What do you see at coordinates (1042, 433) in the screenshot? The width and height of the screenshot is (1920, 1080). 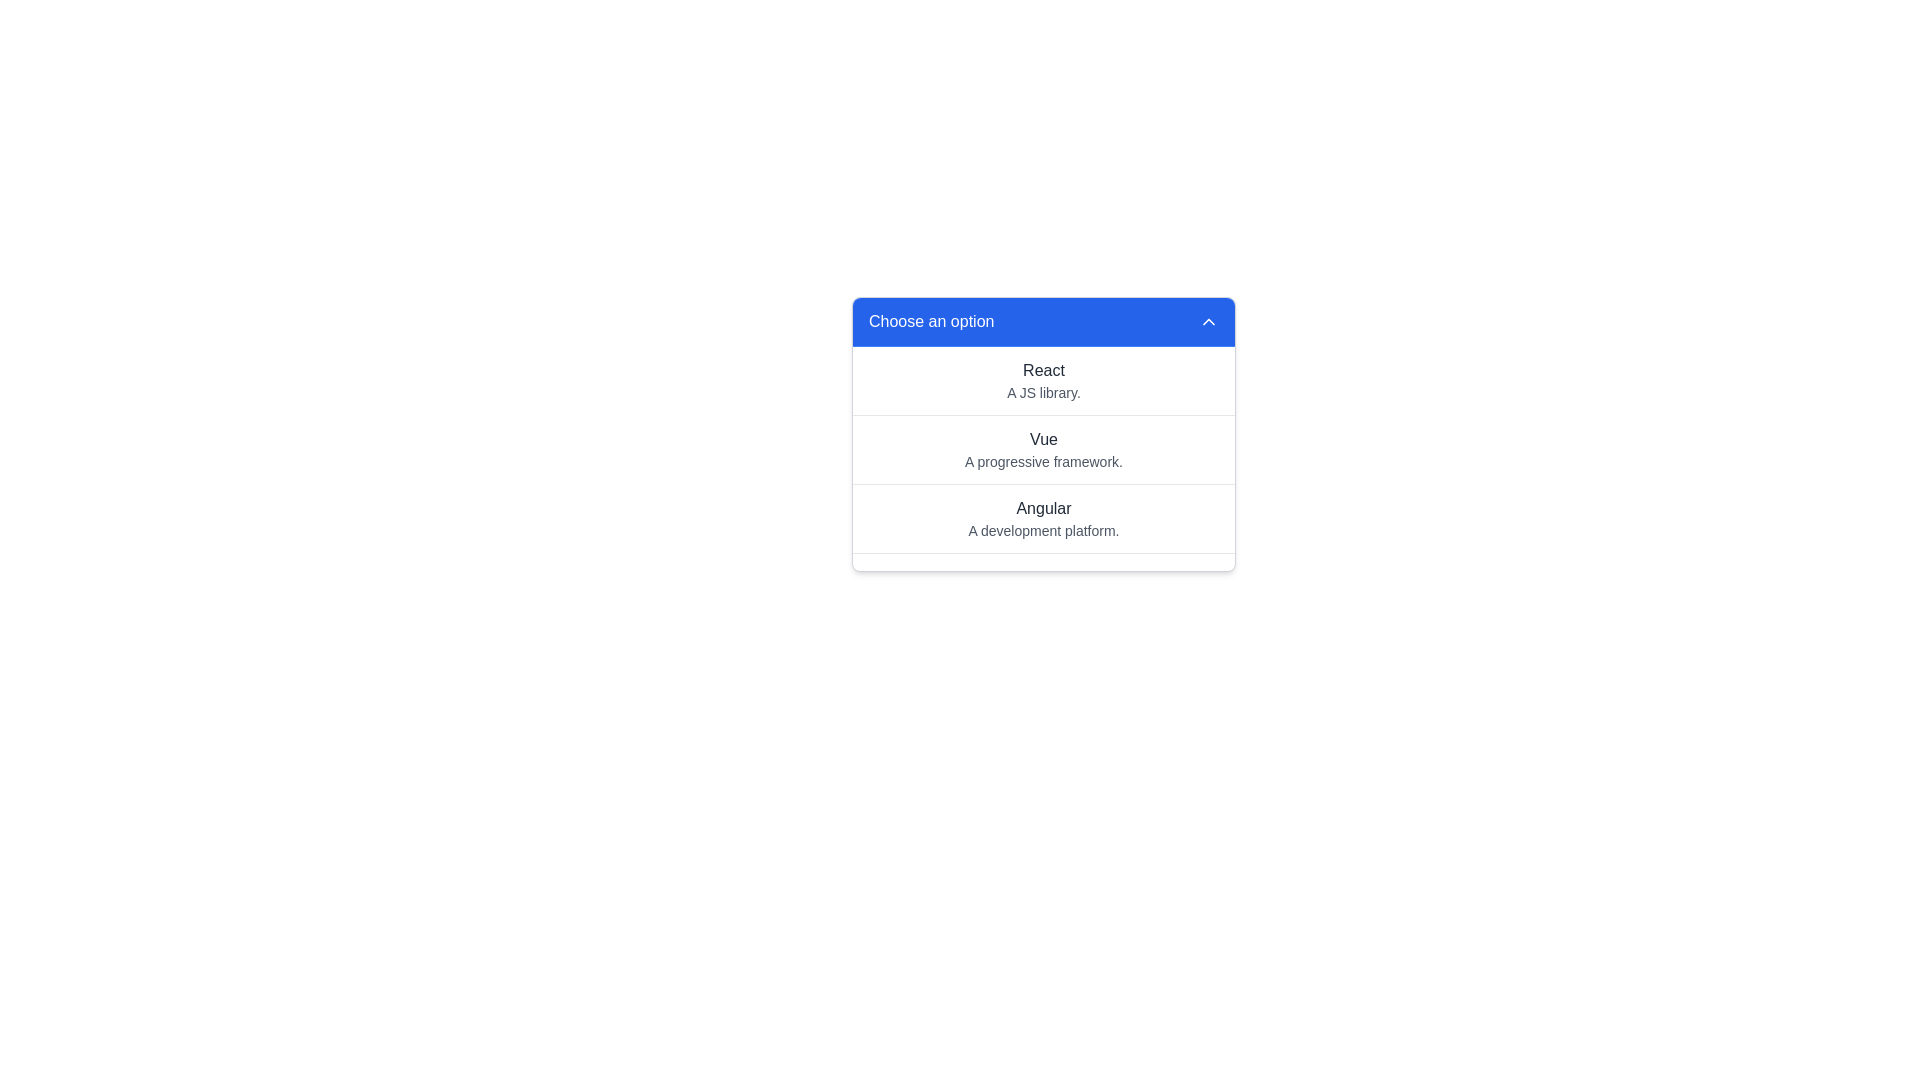 I see `the second option 'Vue' in the dropdown menu` at bounding box center [1042, 433].